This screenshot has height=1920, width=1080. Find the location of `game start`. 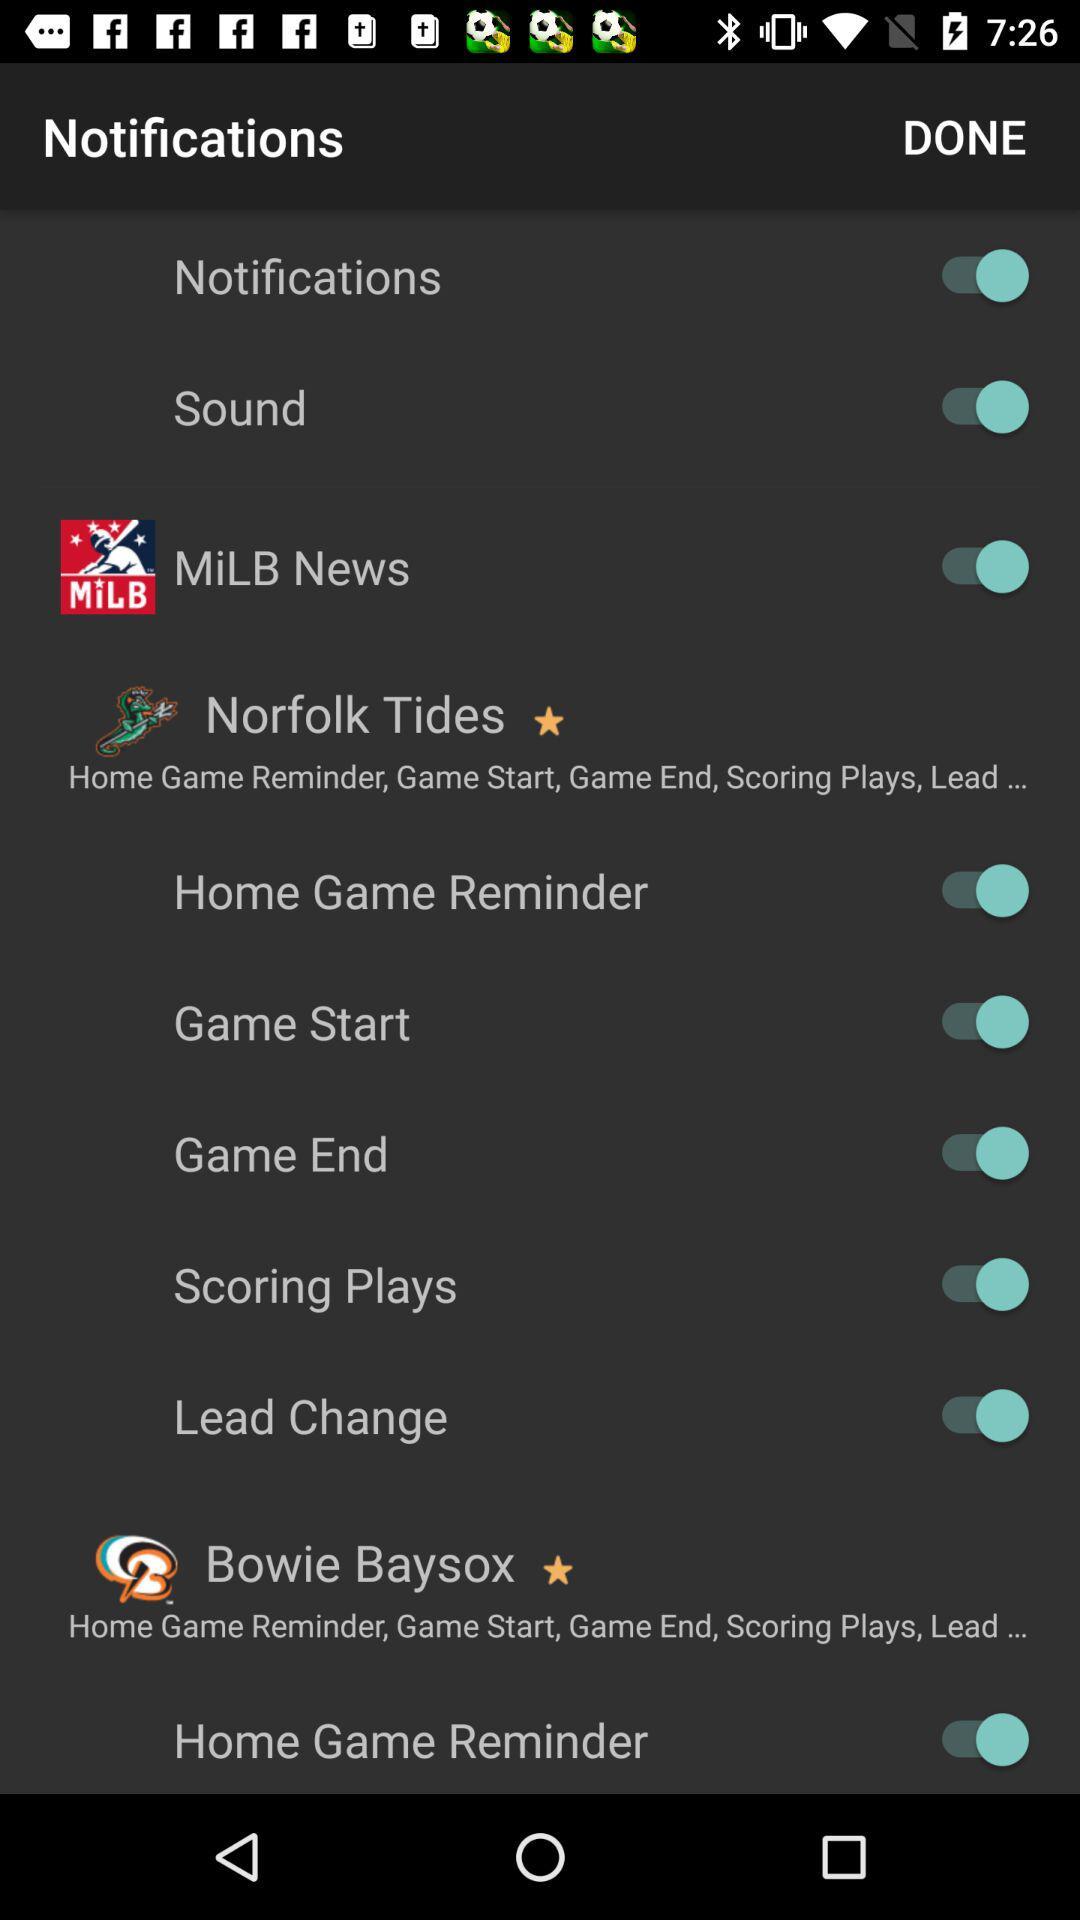

game start is located at coordinates (974, 1021).